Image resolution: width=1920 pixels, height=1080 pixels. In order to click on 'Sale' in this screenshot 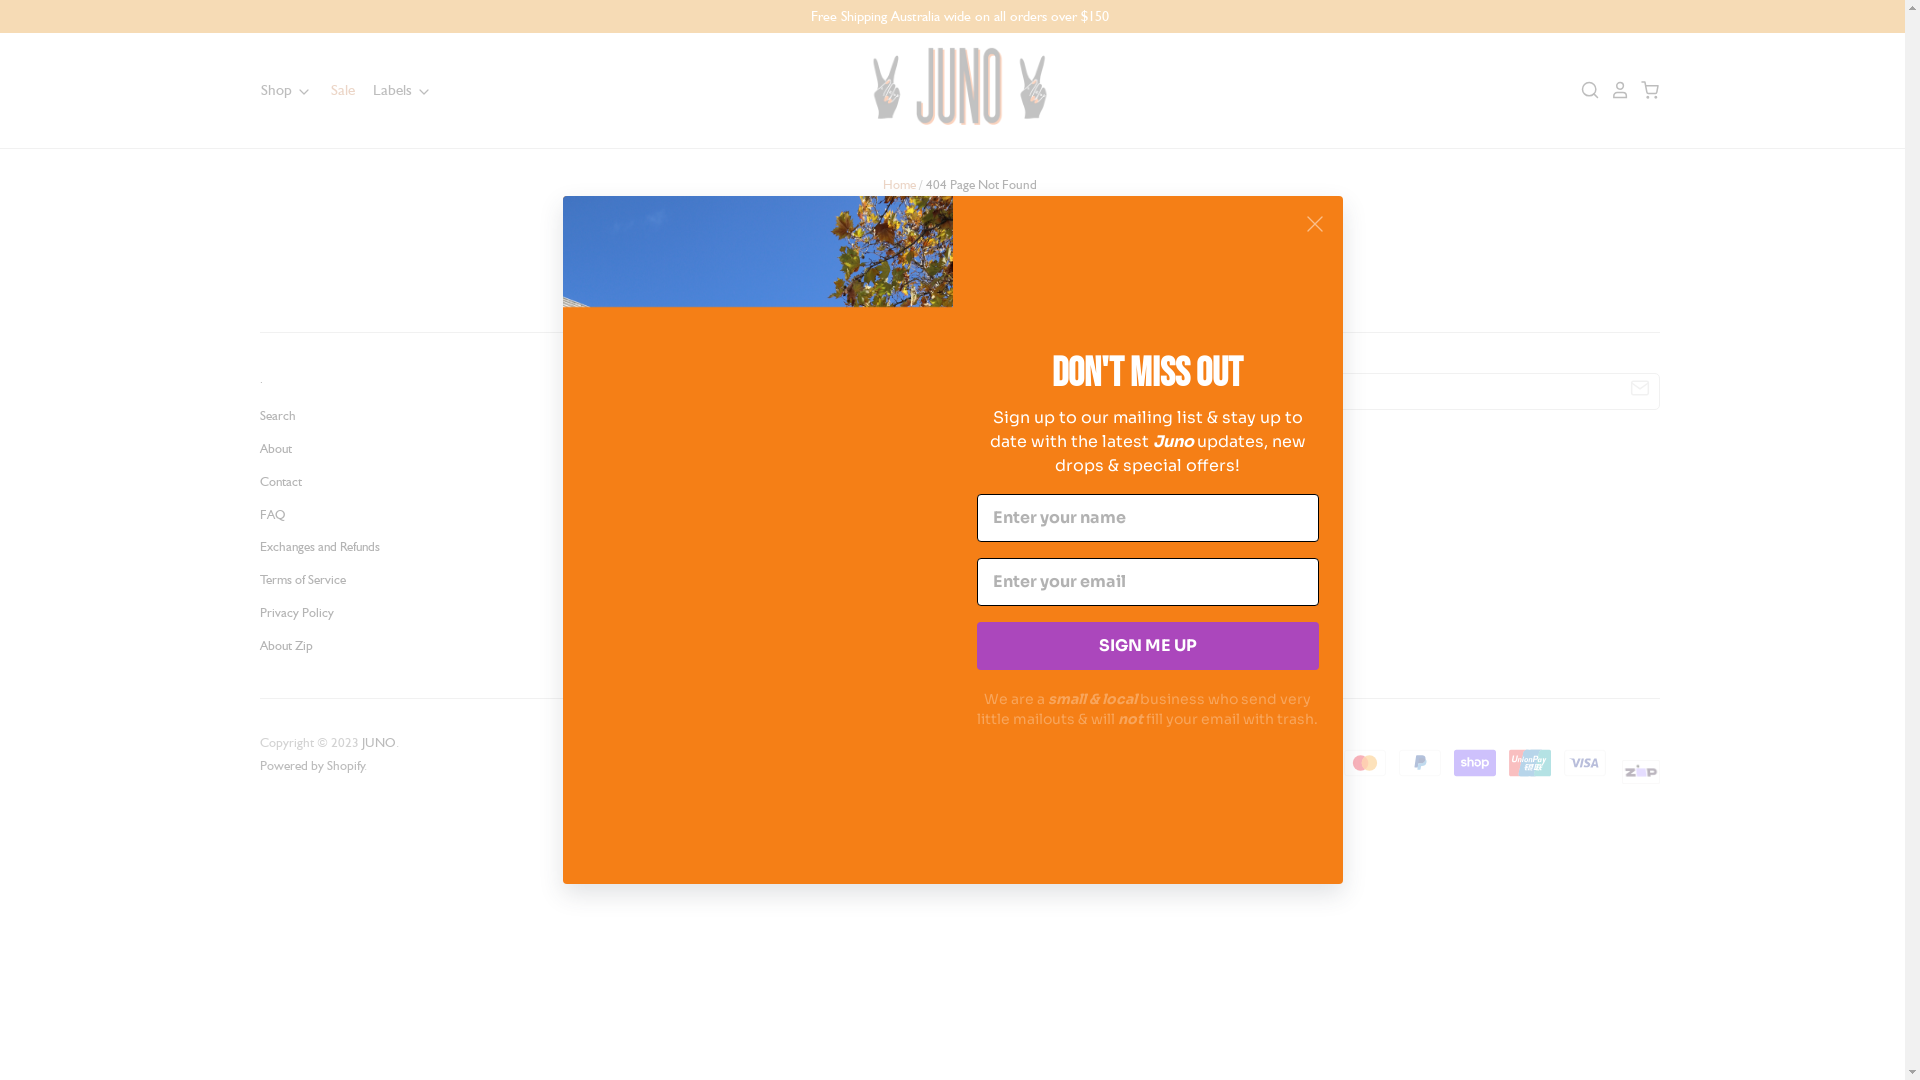, I will do `click(334, 88)`.